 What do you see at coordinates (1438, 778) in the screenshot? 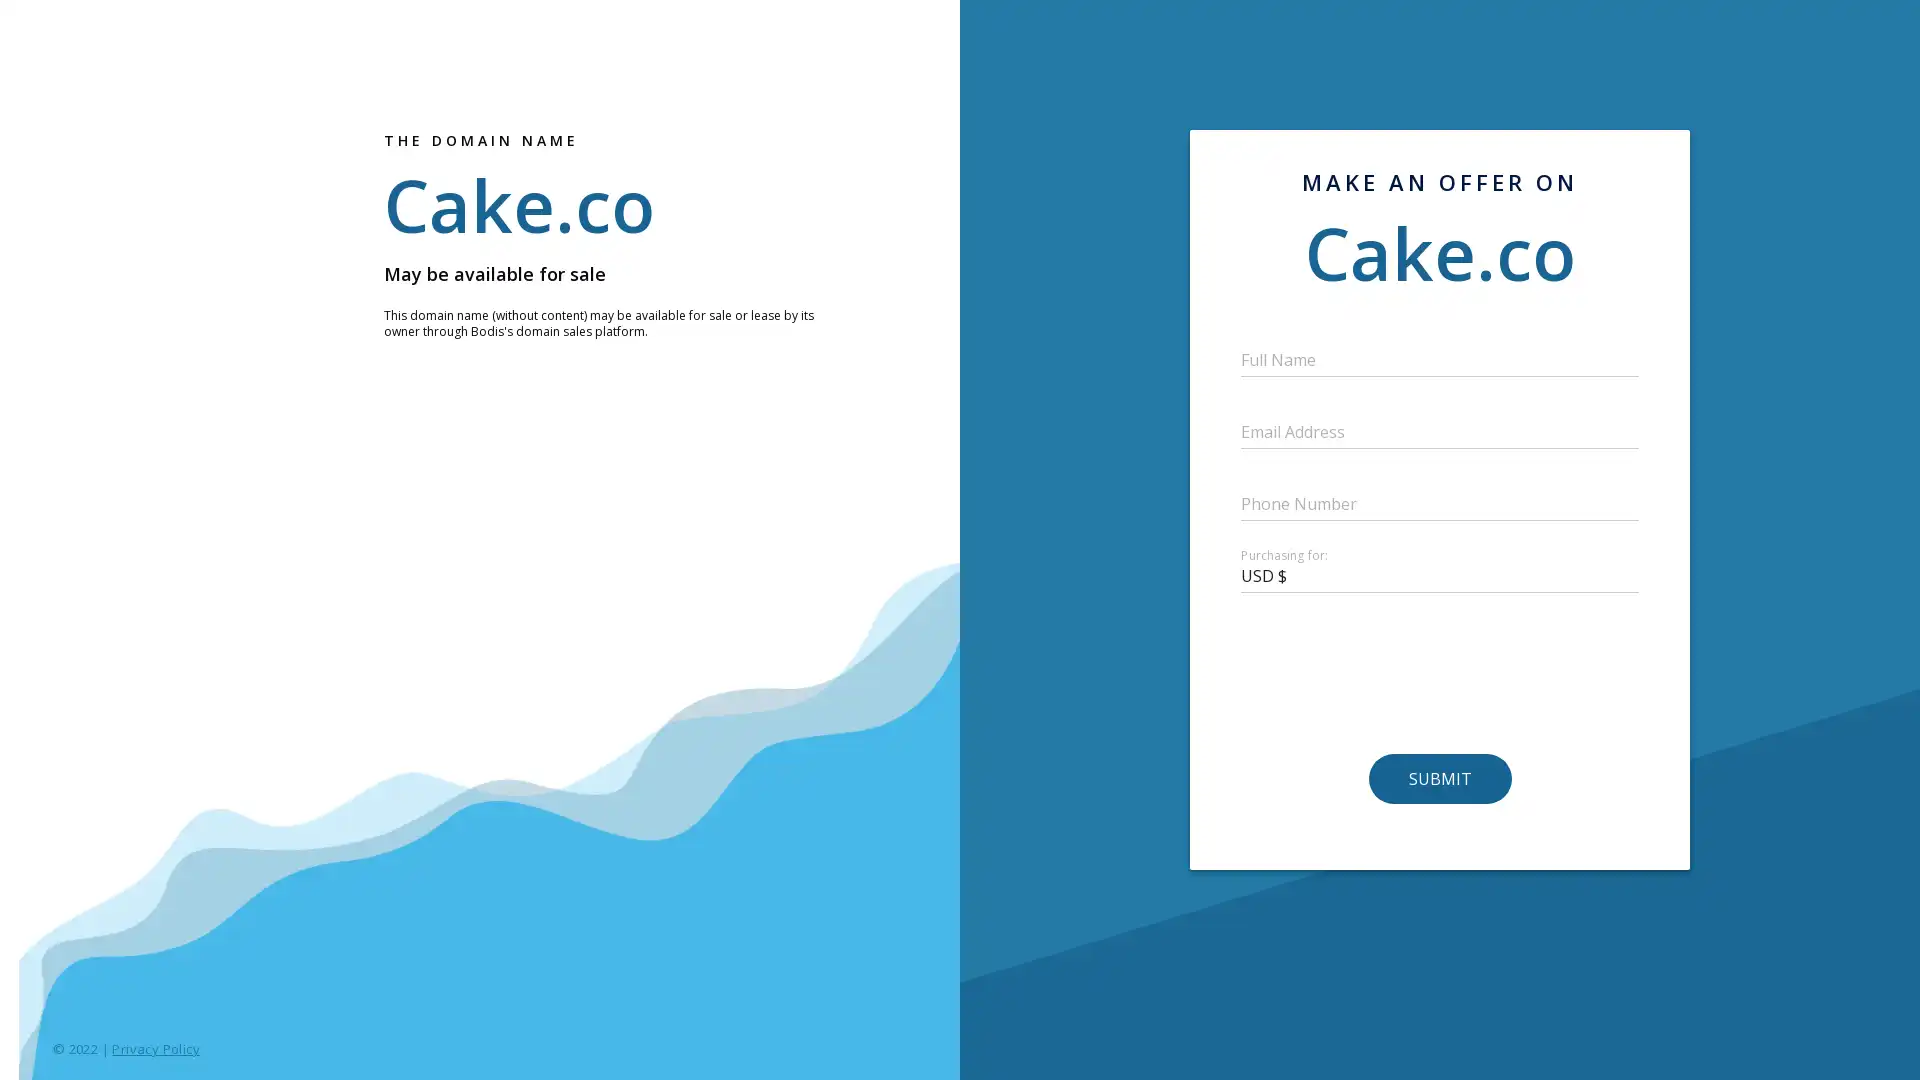
I see `SUBMIT` at bounding box center [1438, 778].